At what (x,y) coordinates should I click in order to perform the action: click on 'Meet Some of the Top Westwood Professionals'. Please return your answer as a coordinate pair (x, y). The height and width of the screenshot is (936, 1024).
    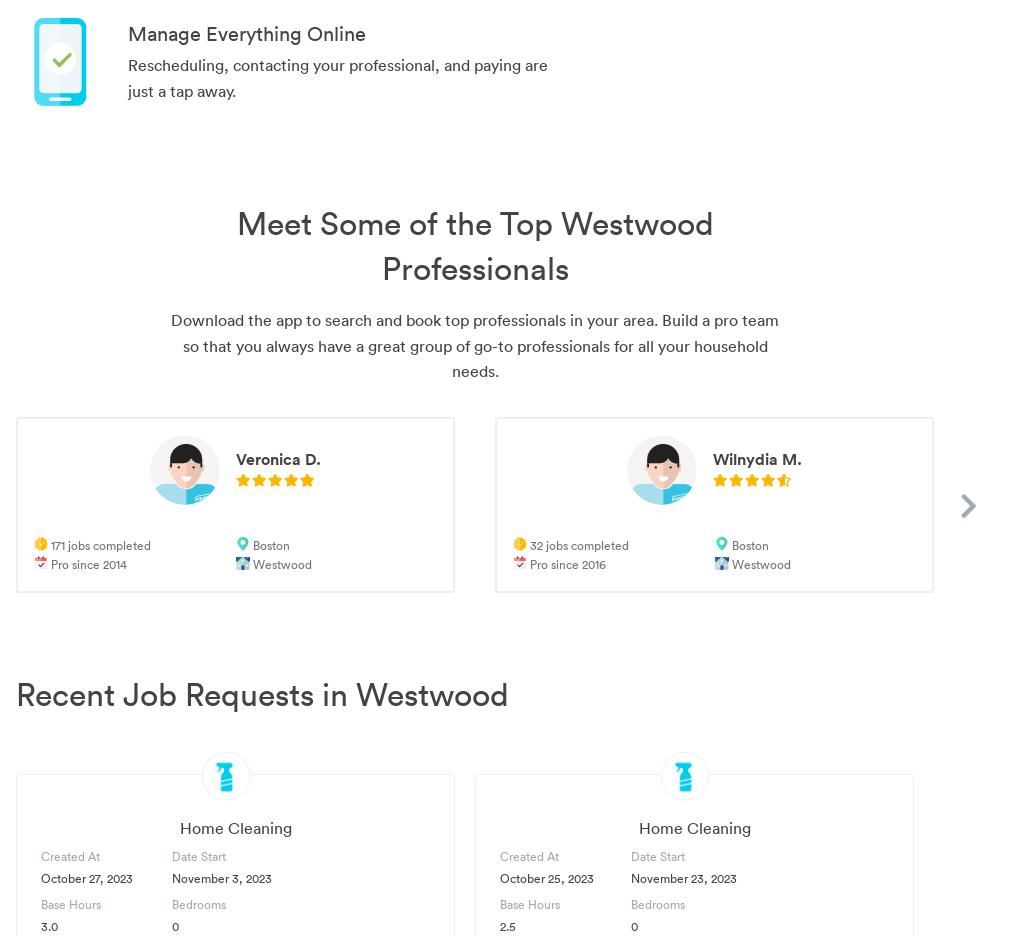
    Looking at the image, I should click on (473, 244).